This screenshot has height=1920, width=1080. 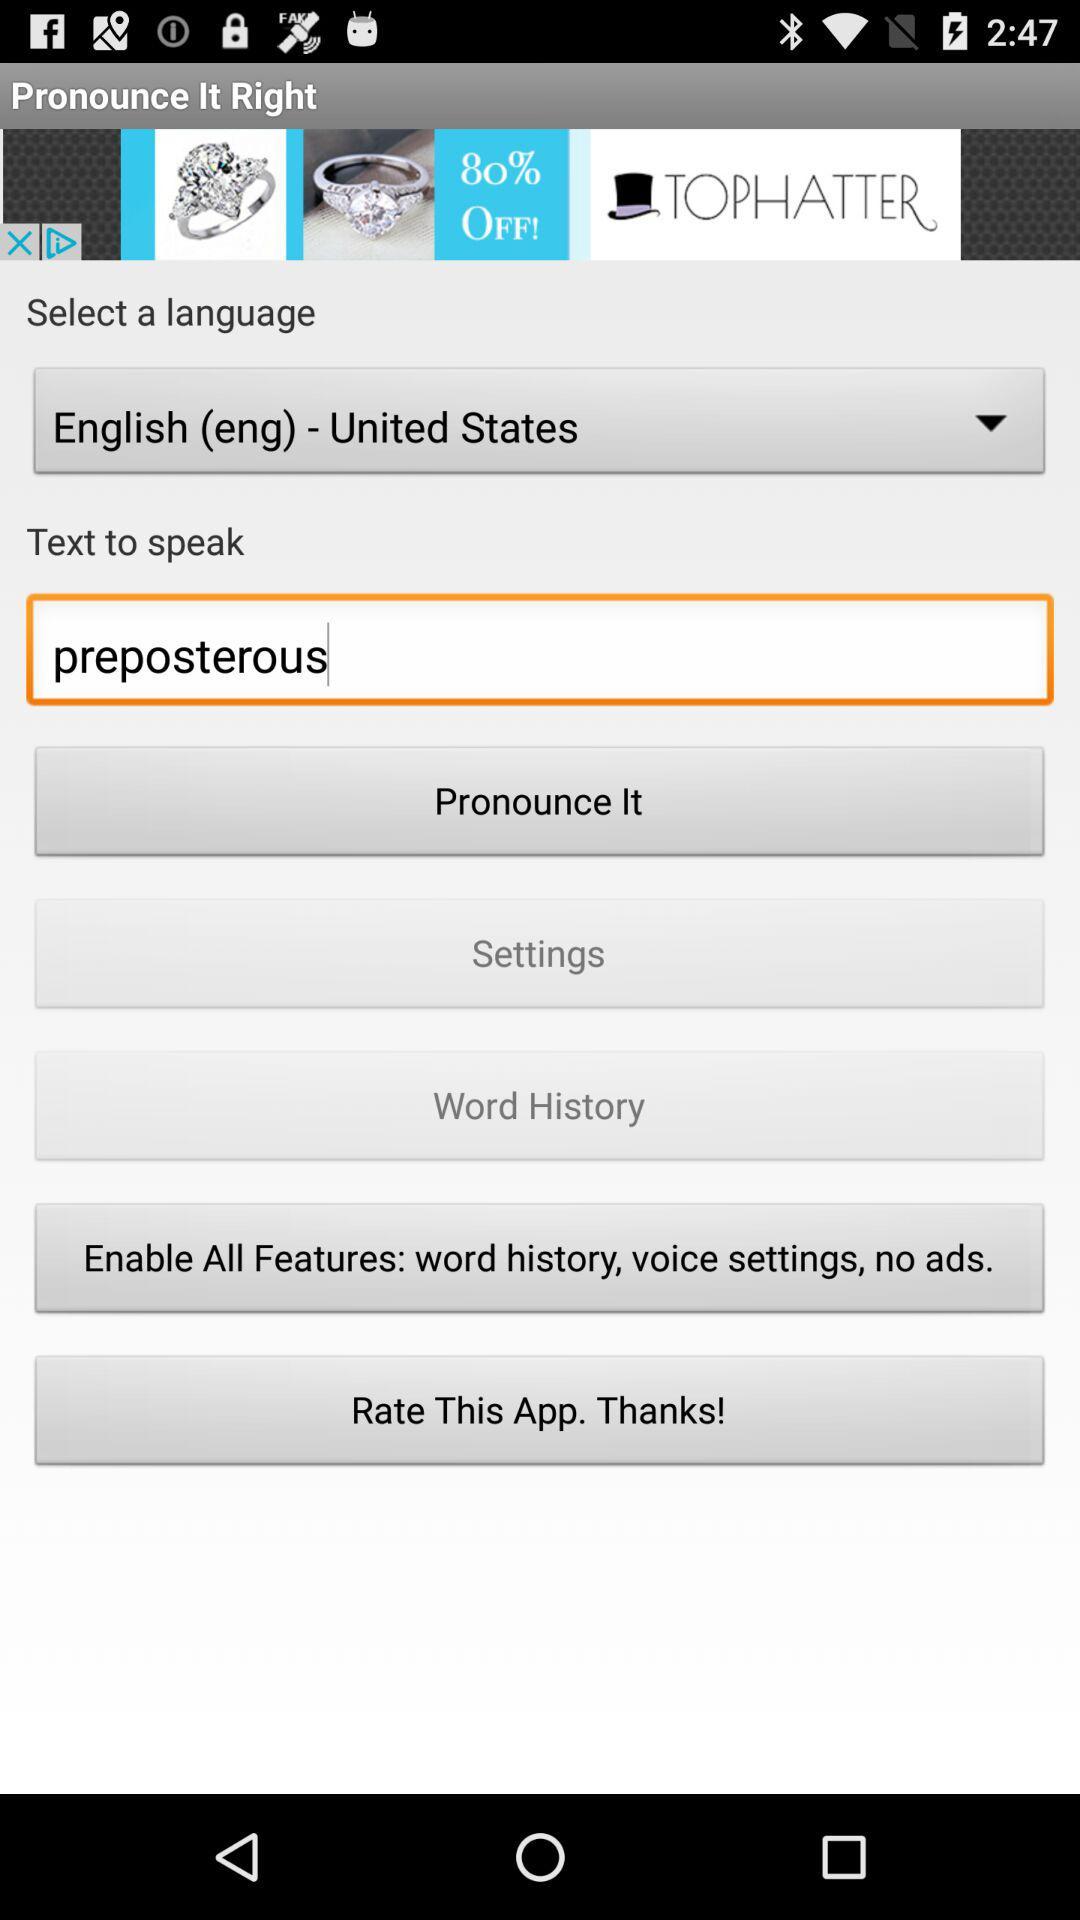 What do you see at coordinates (540, 194) in the screenshot?
I see `advertisement` at bounding box center [540, 194].